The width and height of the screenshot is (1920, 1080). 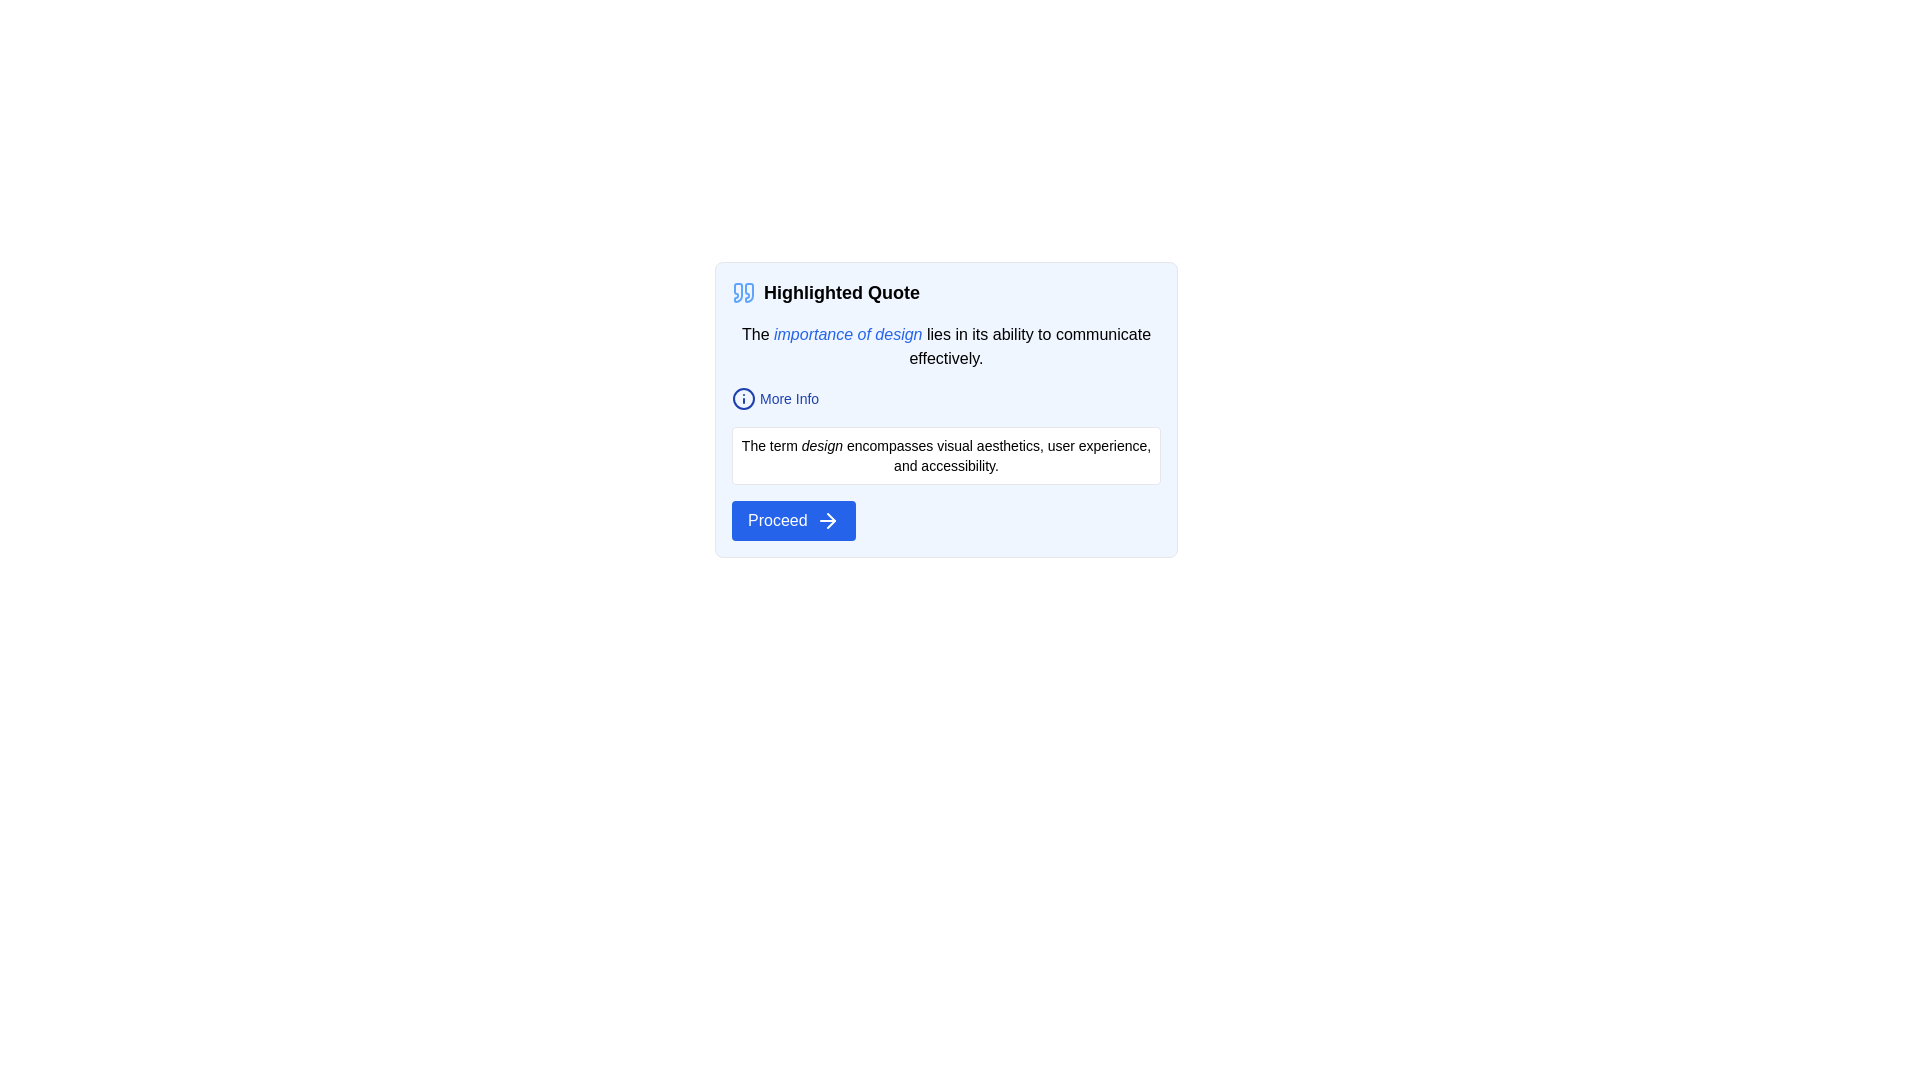 I want to click on the decorative left quotation mark SVG element located in the top-left corner of the card, next to the text 'Highlighted Quote', so click(x=737, y=293).